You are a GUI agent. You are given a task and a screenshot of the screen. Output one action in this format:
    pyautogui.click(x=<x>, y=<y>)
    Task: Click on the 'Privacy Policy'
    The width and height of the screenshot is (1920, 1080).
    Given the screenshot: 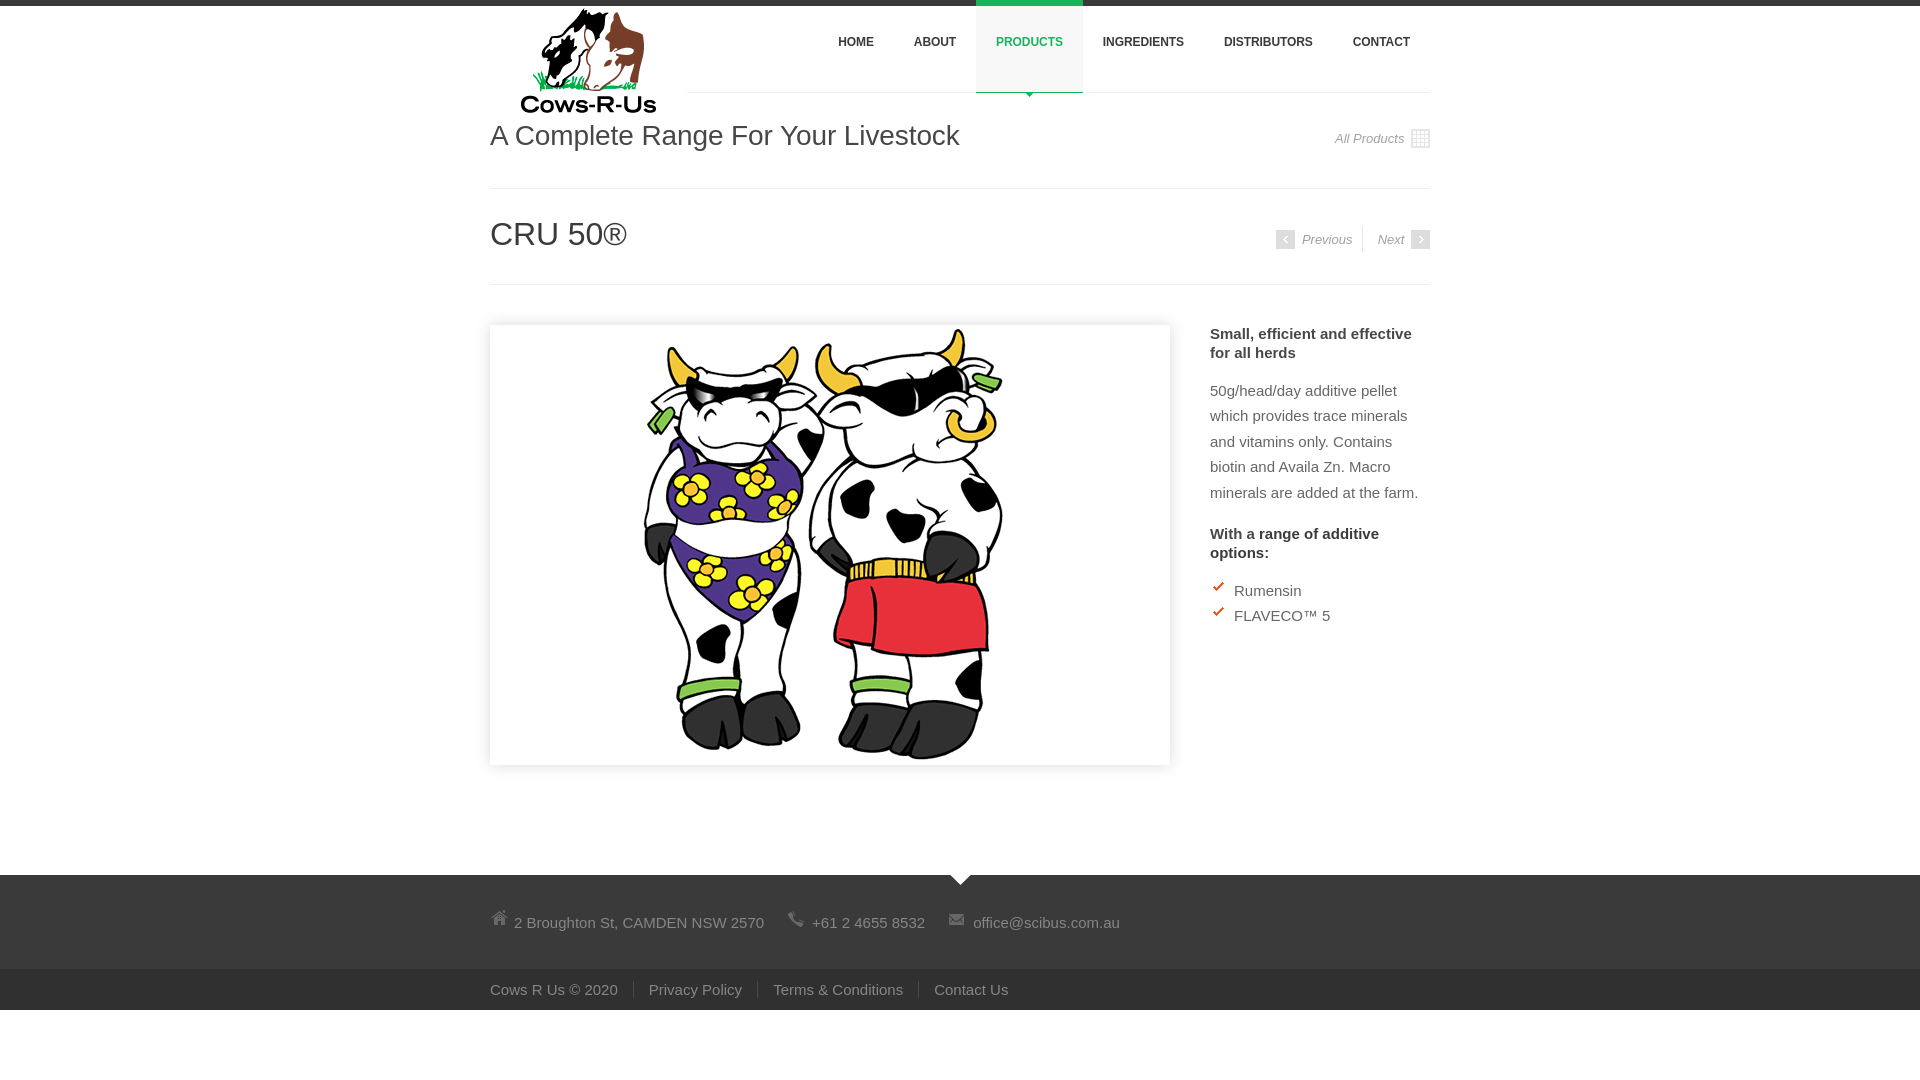 What is the action you would take?
    pyautogui.click(x=632, y=987)
    